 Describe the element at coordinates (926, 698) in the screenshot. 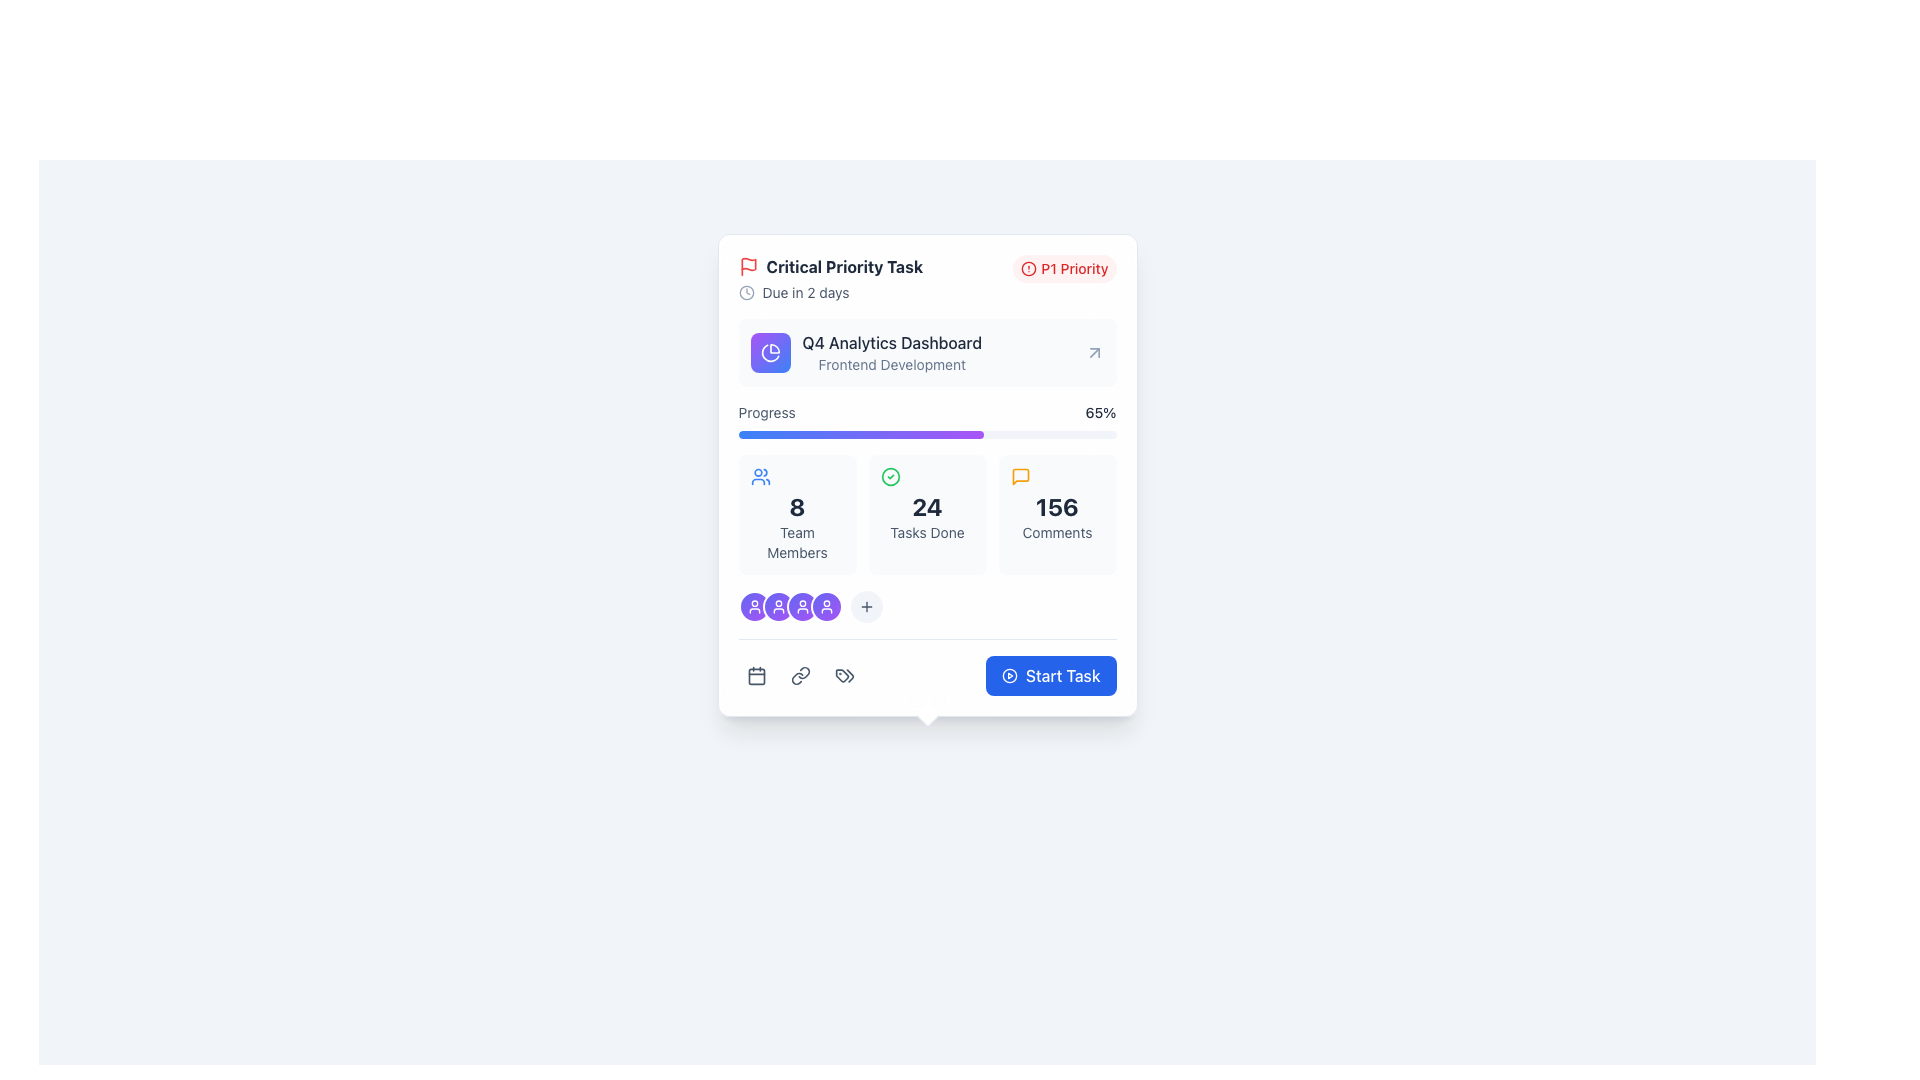

I see `the Decorative Dot located at the bottom center of the card, which serves as a decorative or alignment indicator` at that location.